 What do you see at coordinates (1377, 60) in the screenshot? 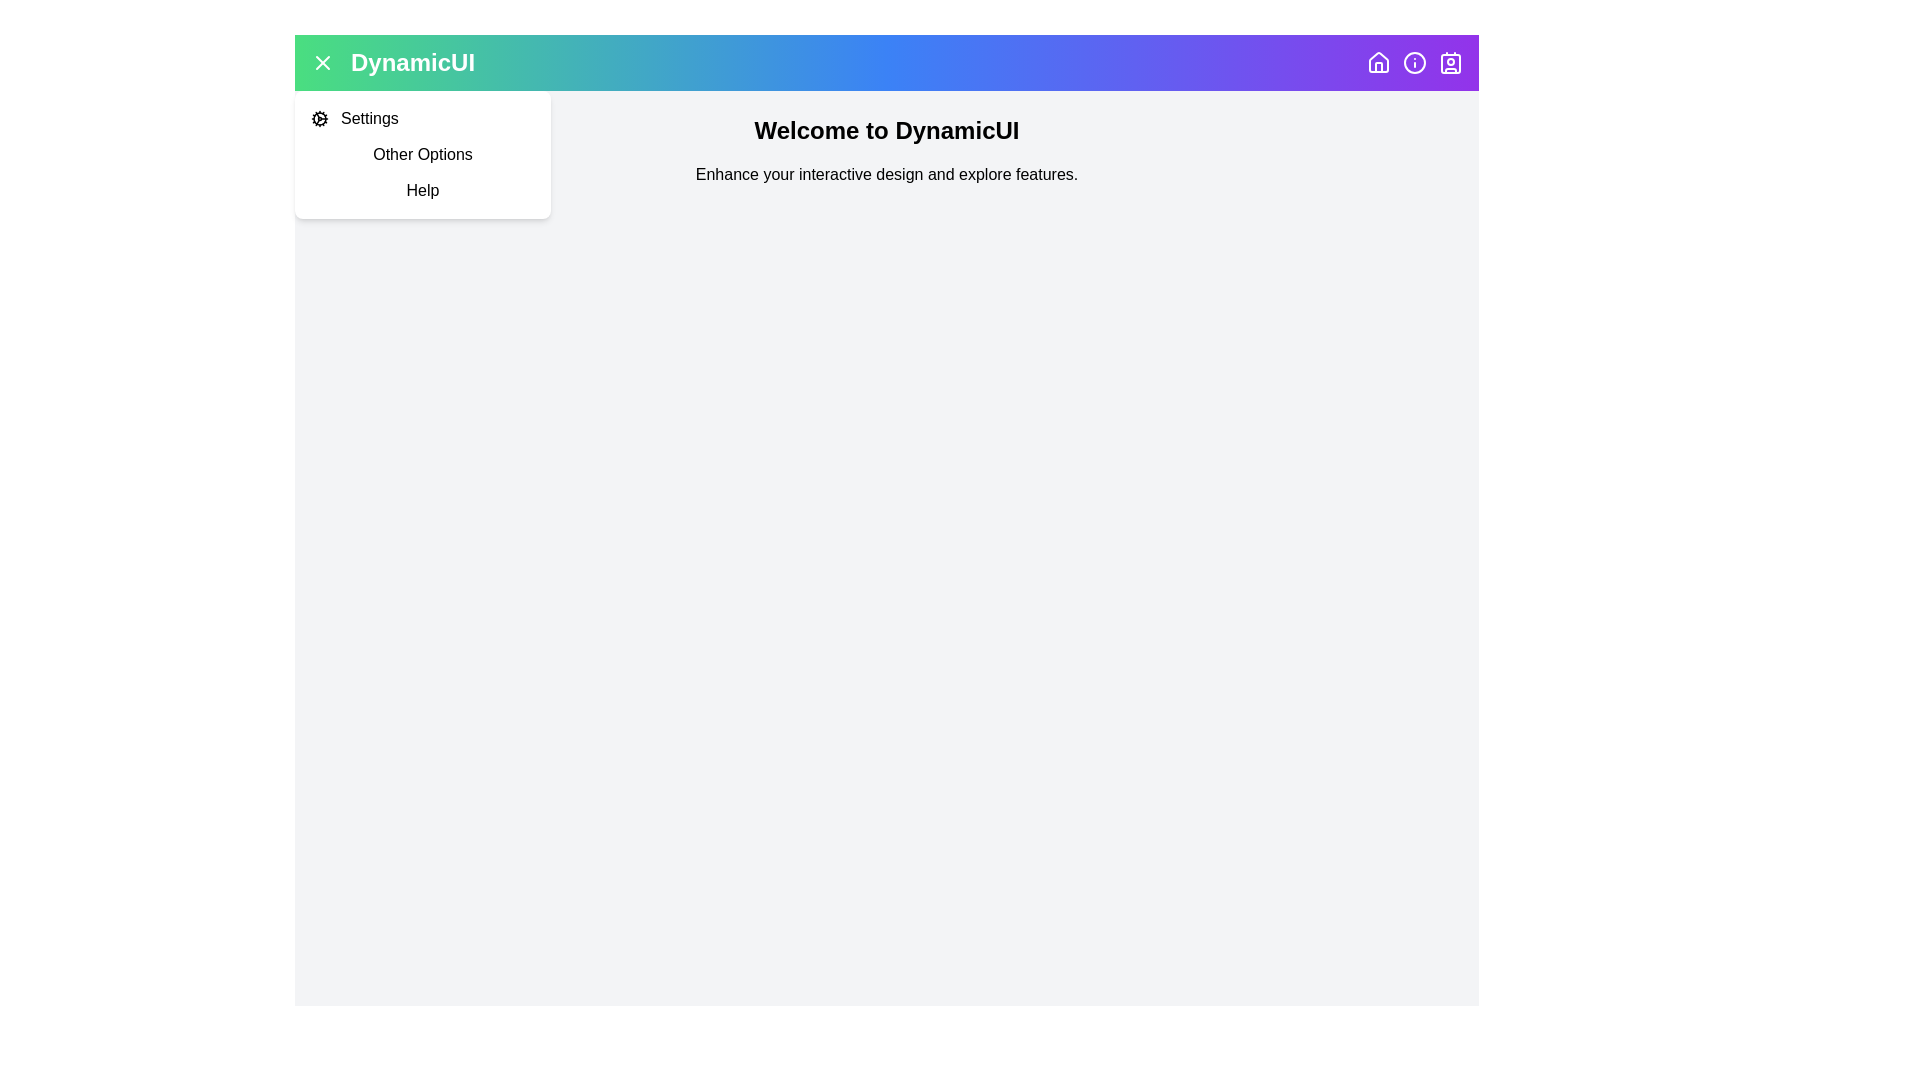
I see `the home icon located on the right side of the top navigation bar` at bounding box center [1377, 60].